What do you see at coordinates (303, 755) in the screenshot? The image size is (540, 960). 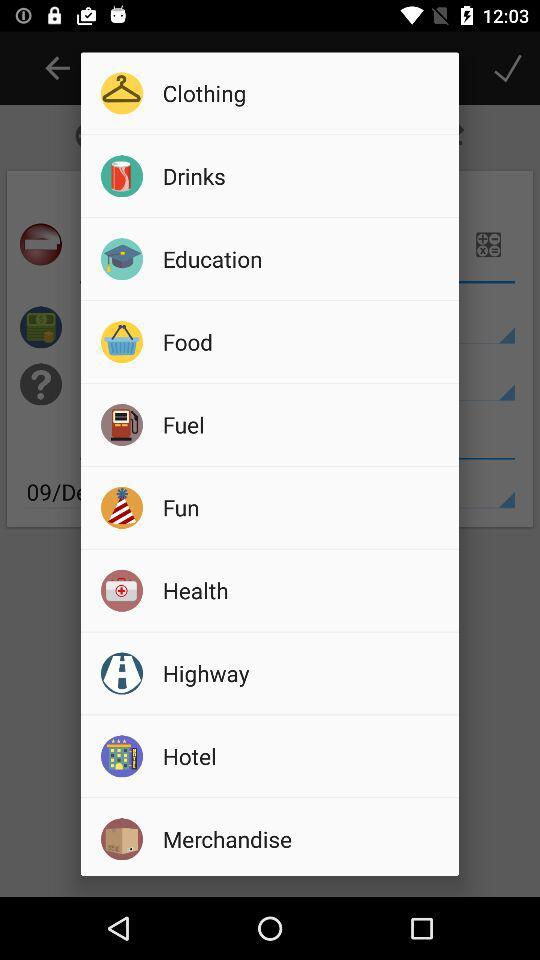 I see `icon below highway` at bounding box center [303, 755].